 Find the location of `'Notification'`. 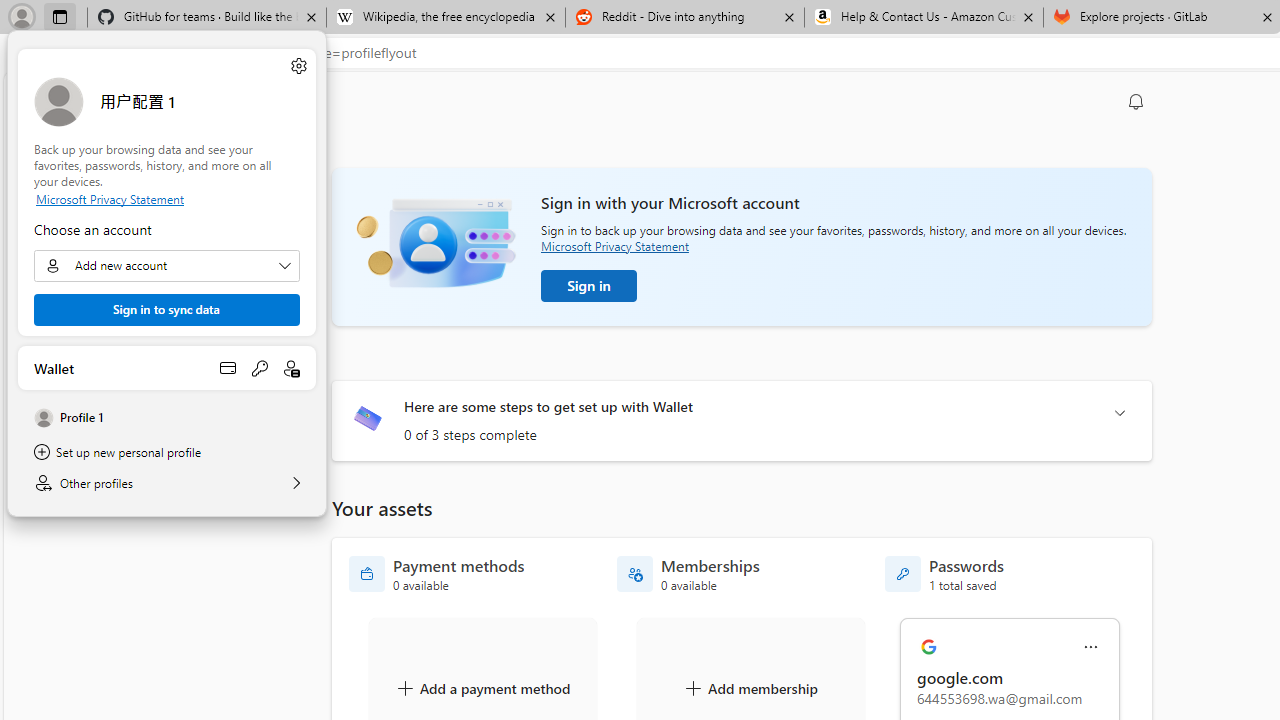

'Notification' is located at coordinates (1136, 101).